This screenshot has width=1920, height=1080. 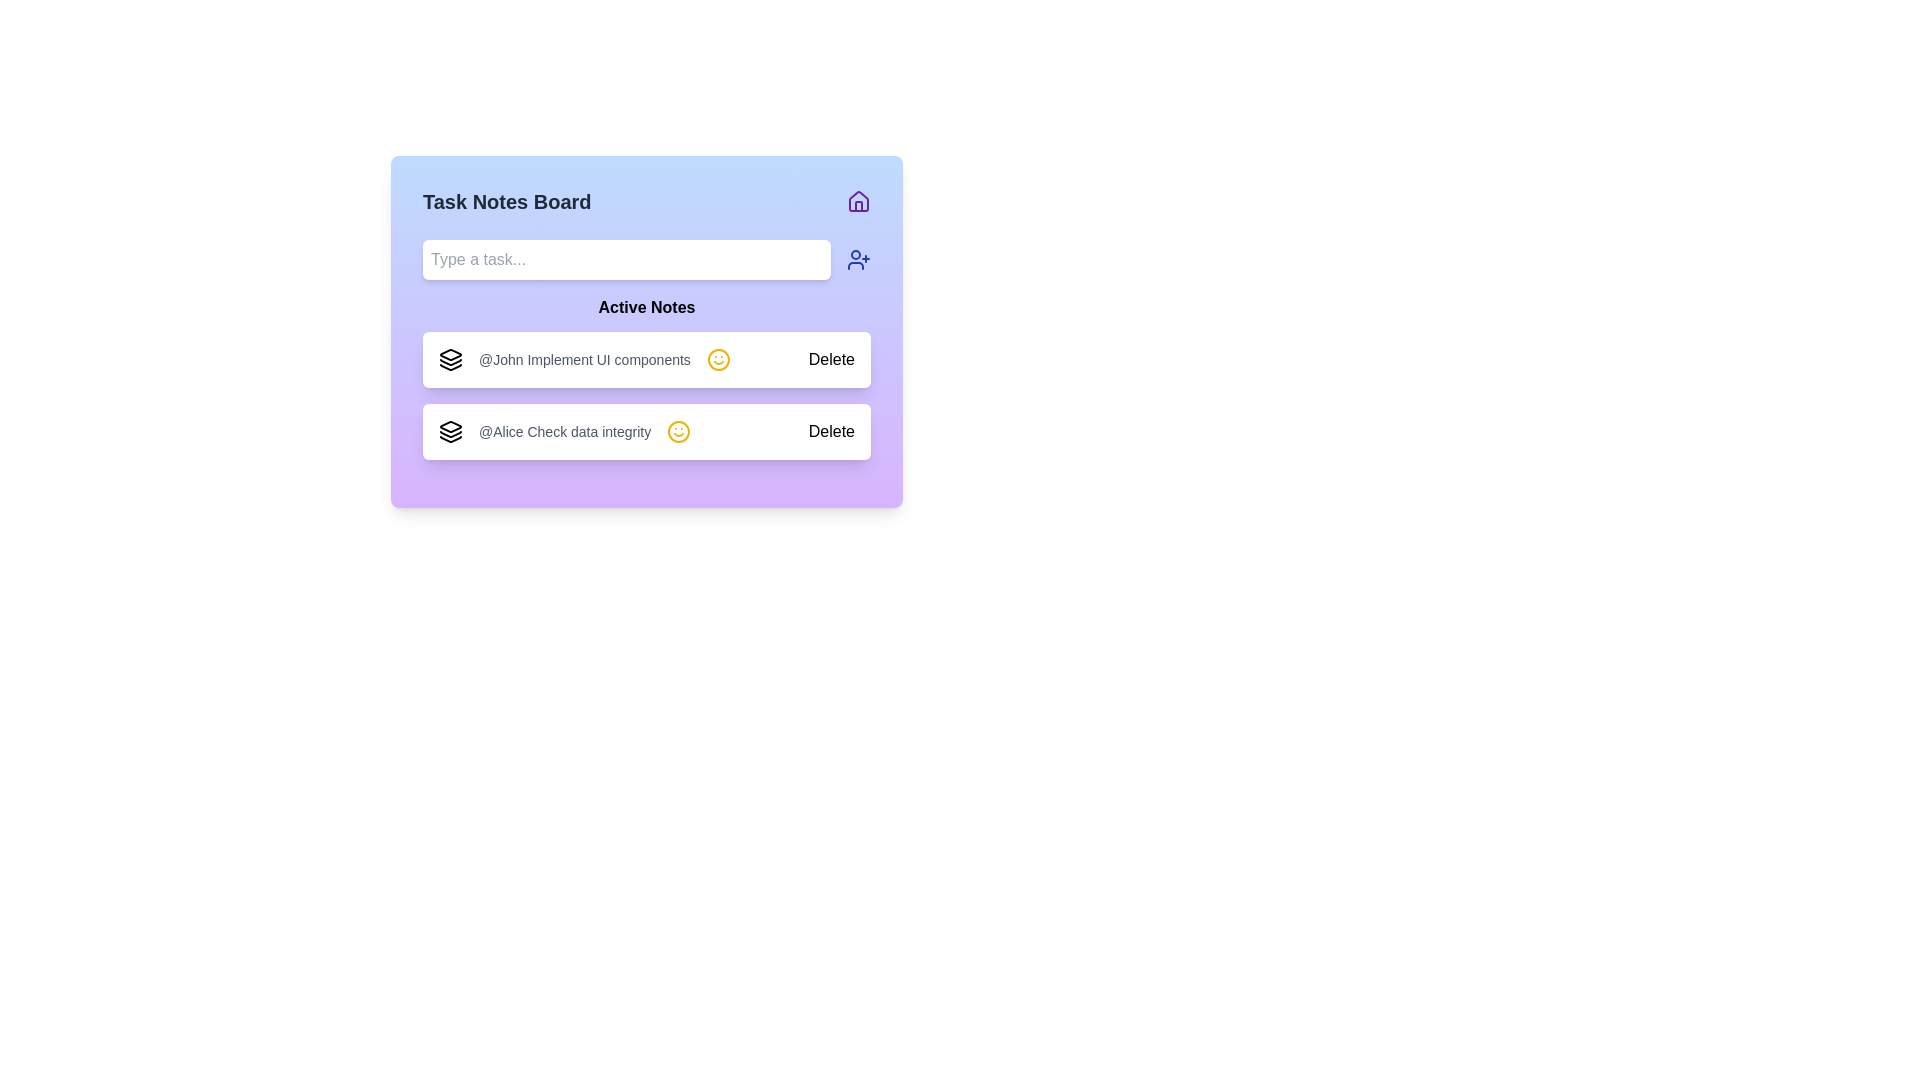 What do you see at coordinates (718, 358) in the screenshot?
I see `the Decorative icon, which is a circular yellow smiling face icon located to the right of the text block '@John Implement UI components' in the first task item of the task list` at bounding box center [718, 358].